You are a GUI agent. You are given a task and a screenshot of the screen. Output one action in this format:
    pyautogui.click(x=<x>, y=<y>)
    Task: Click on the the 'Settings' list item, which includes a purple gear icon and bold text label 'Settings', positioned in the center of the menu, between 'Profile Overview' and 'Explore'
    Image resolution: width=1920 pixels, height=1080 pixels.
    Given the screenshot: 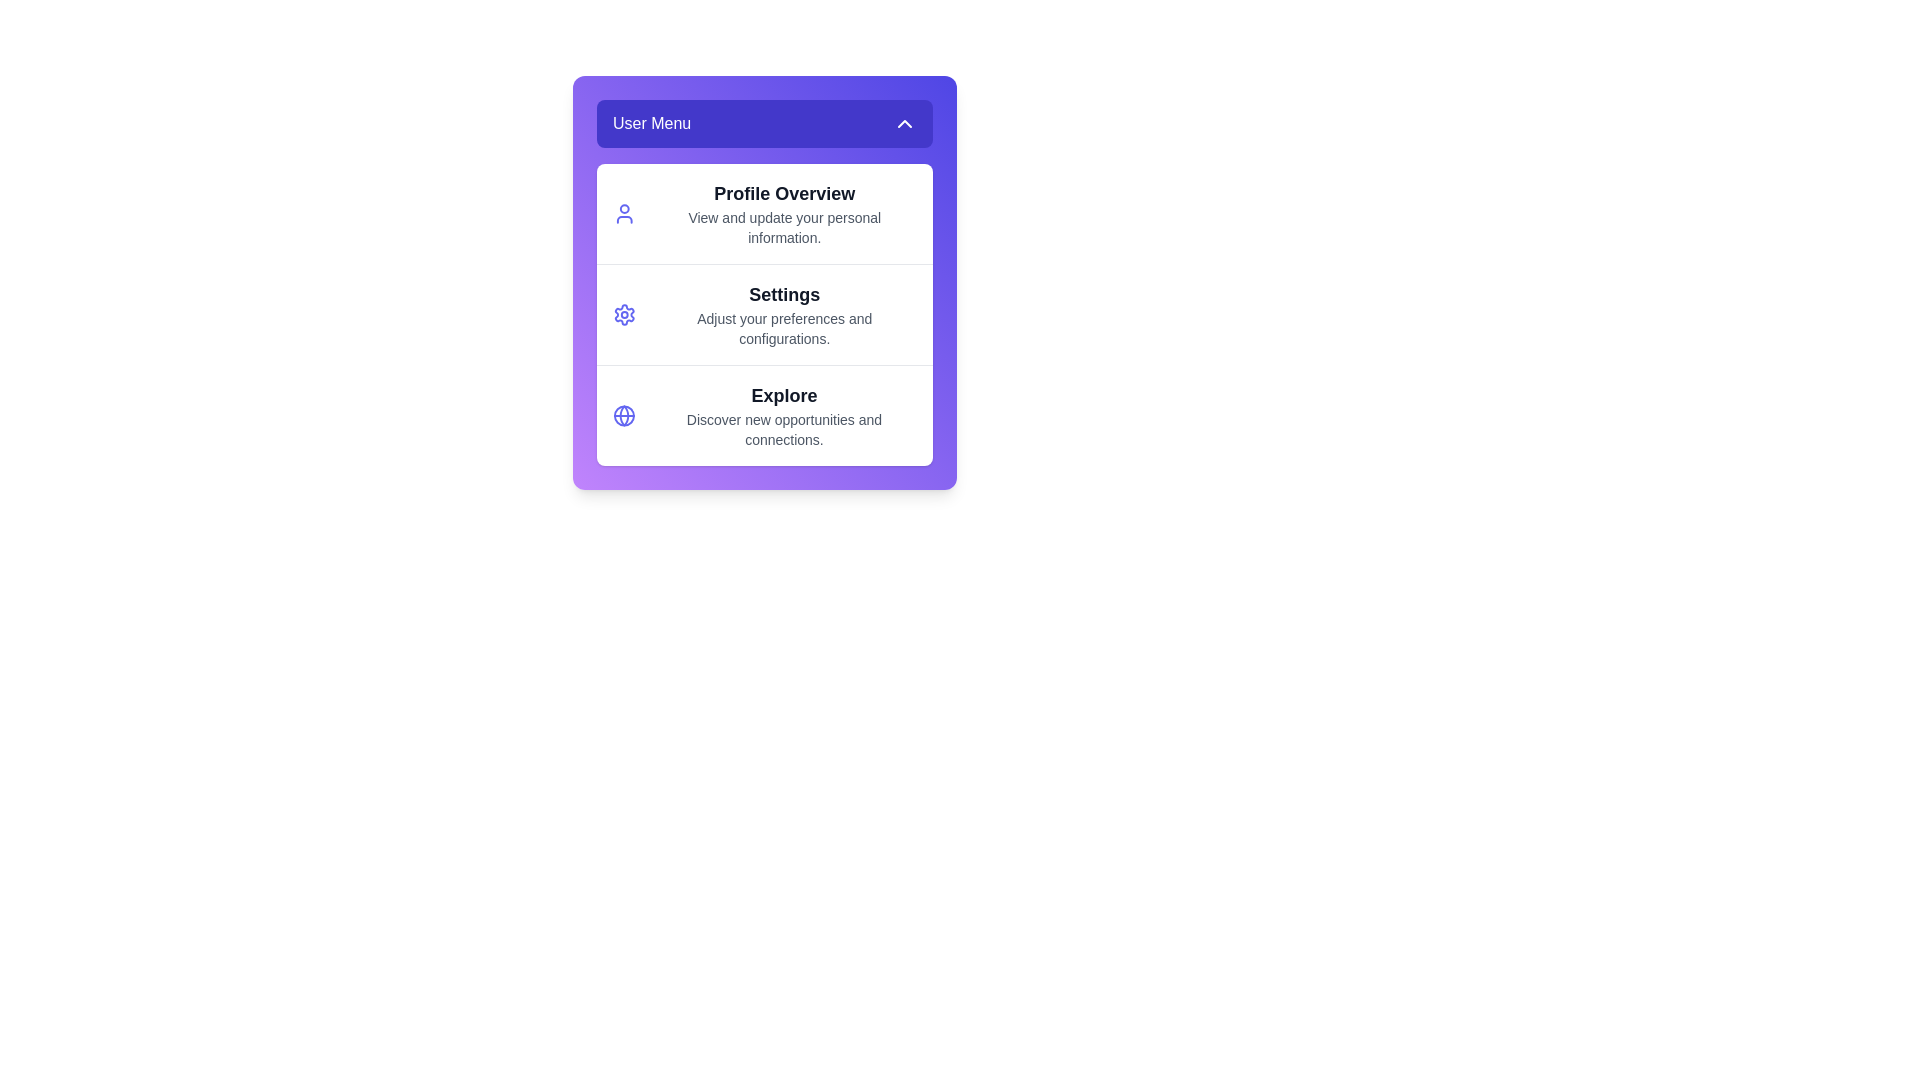 What is the action you would take?
    pyautogui.click(x=763, y=313)
    